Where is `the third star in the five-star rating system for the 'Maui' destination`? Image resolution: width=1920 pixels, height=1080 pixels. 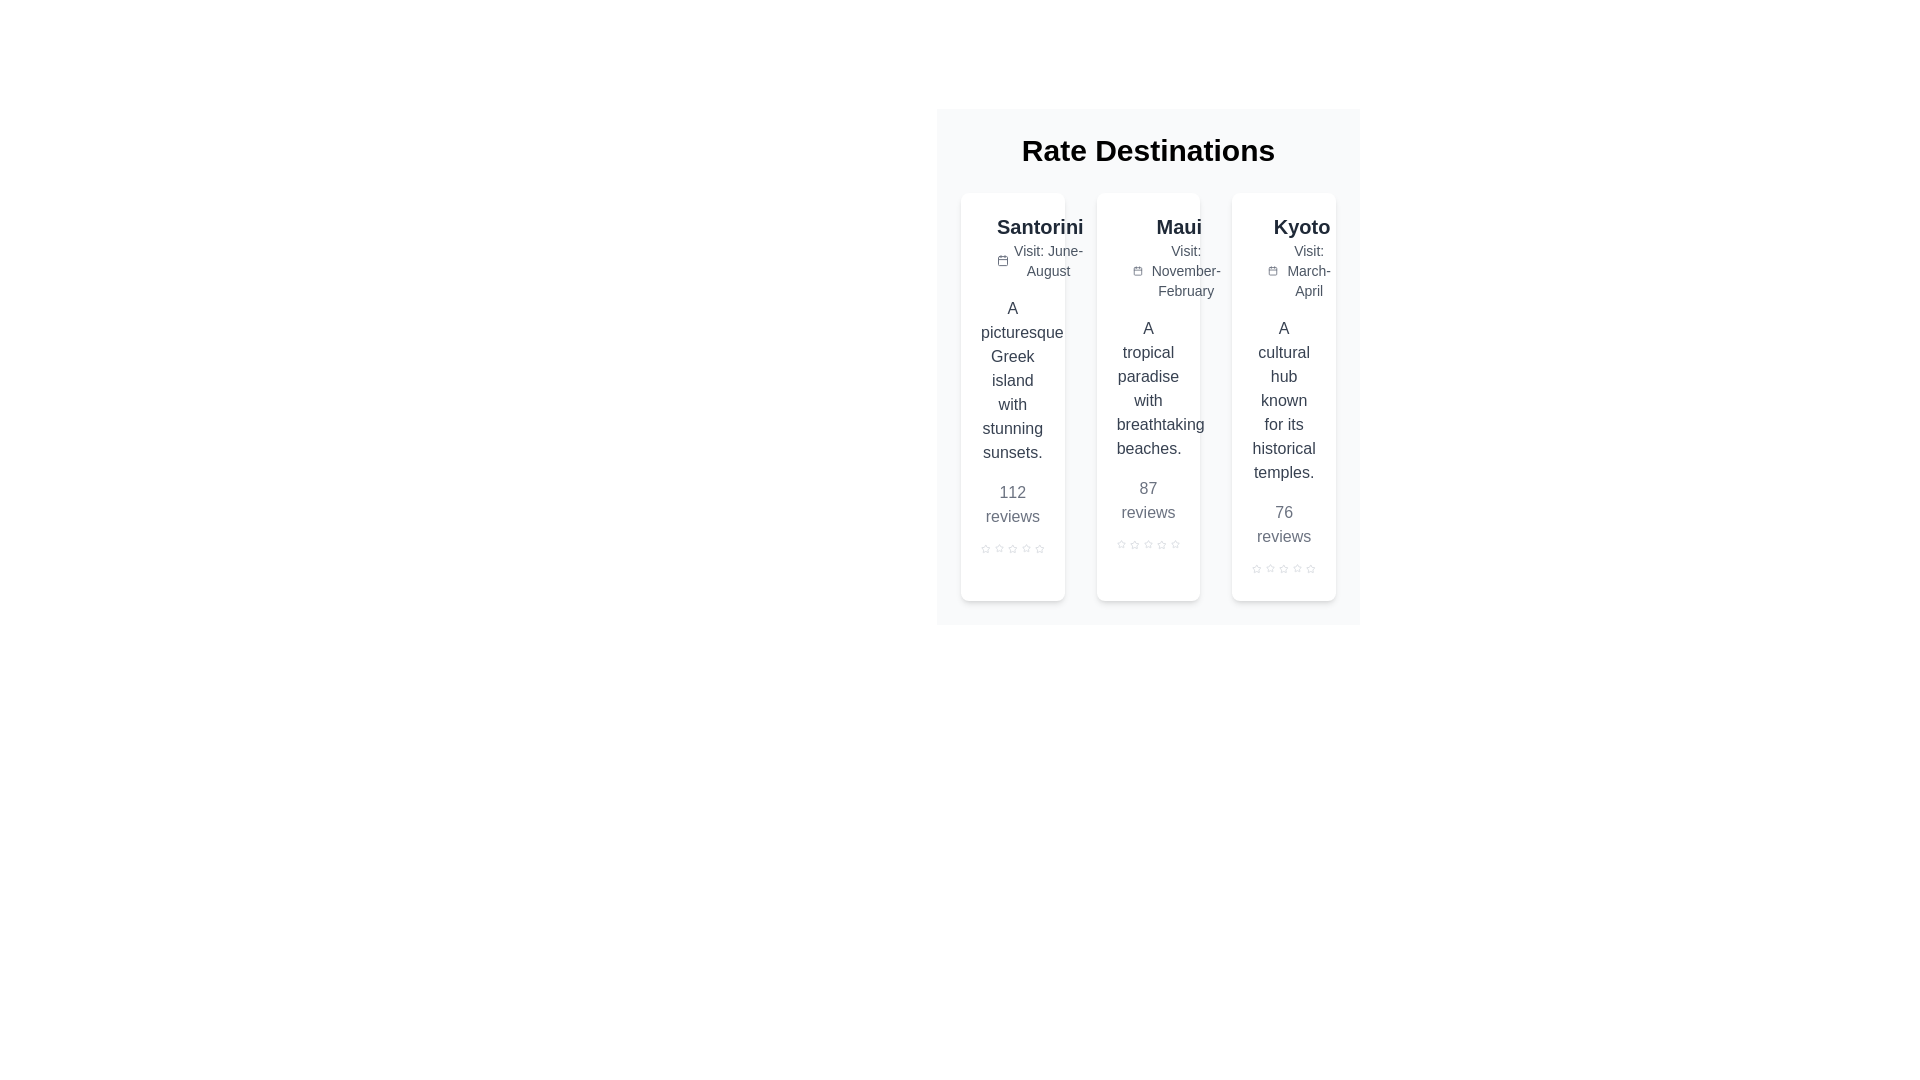
the third star in the five-star rating system for the 'Maui' destination is located at coordinates (1148, 544).